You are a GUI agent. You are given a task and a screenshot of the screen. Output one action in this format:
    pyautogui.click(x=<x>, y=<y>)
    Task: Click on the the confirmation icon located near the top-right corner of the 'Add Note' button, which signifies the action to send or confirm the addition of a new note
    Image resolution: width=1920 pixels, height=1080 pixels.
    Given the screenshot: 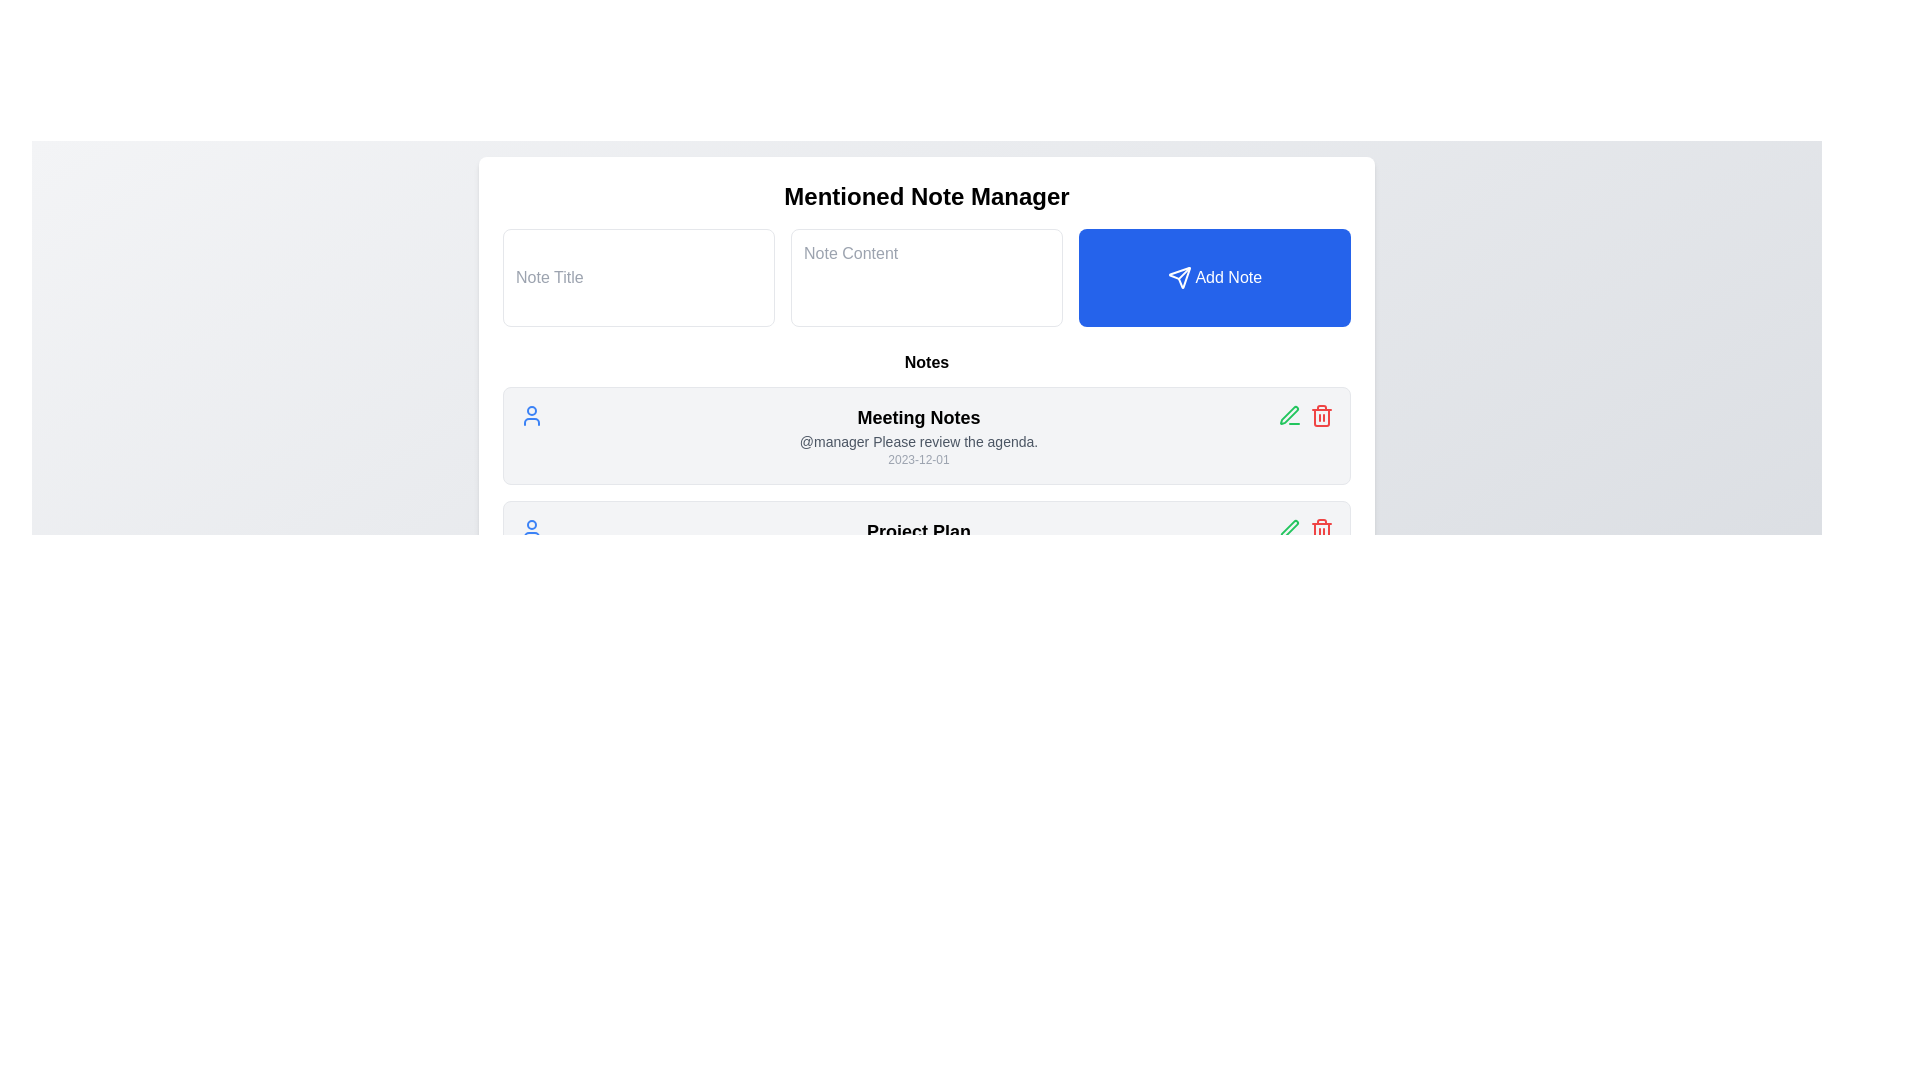 What is the action you would take?
    pyautogui.click(x=1179, y=278)
    